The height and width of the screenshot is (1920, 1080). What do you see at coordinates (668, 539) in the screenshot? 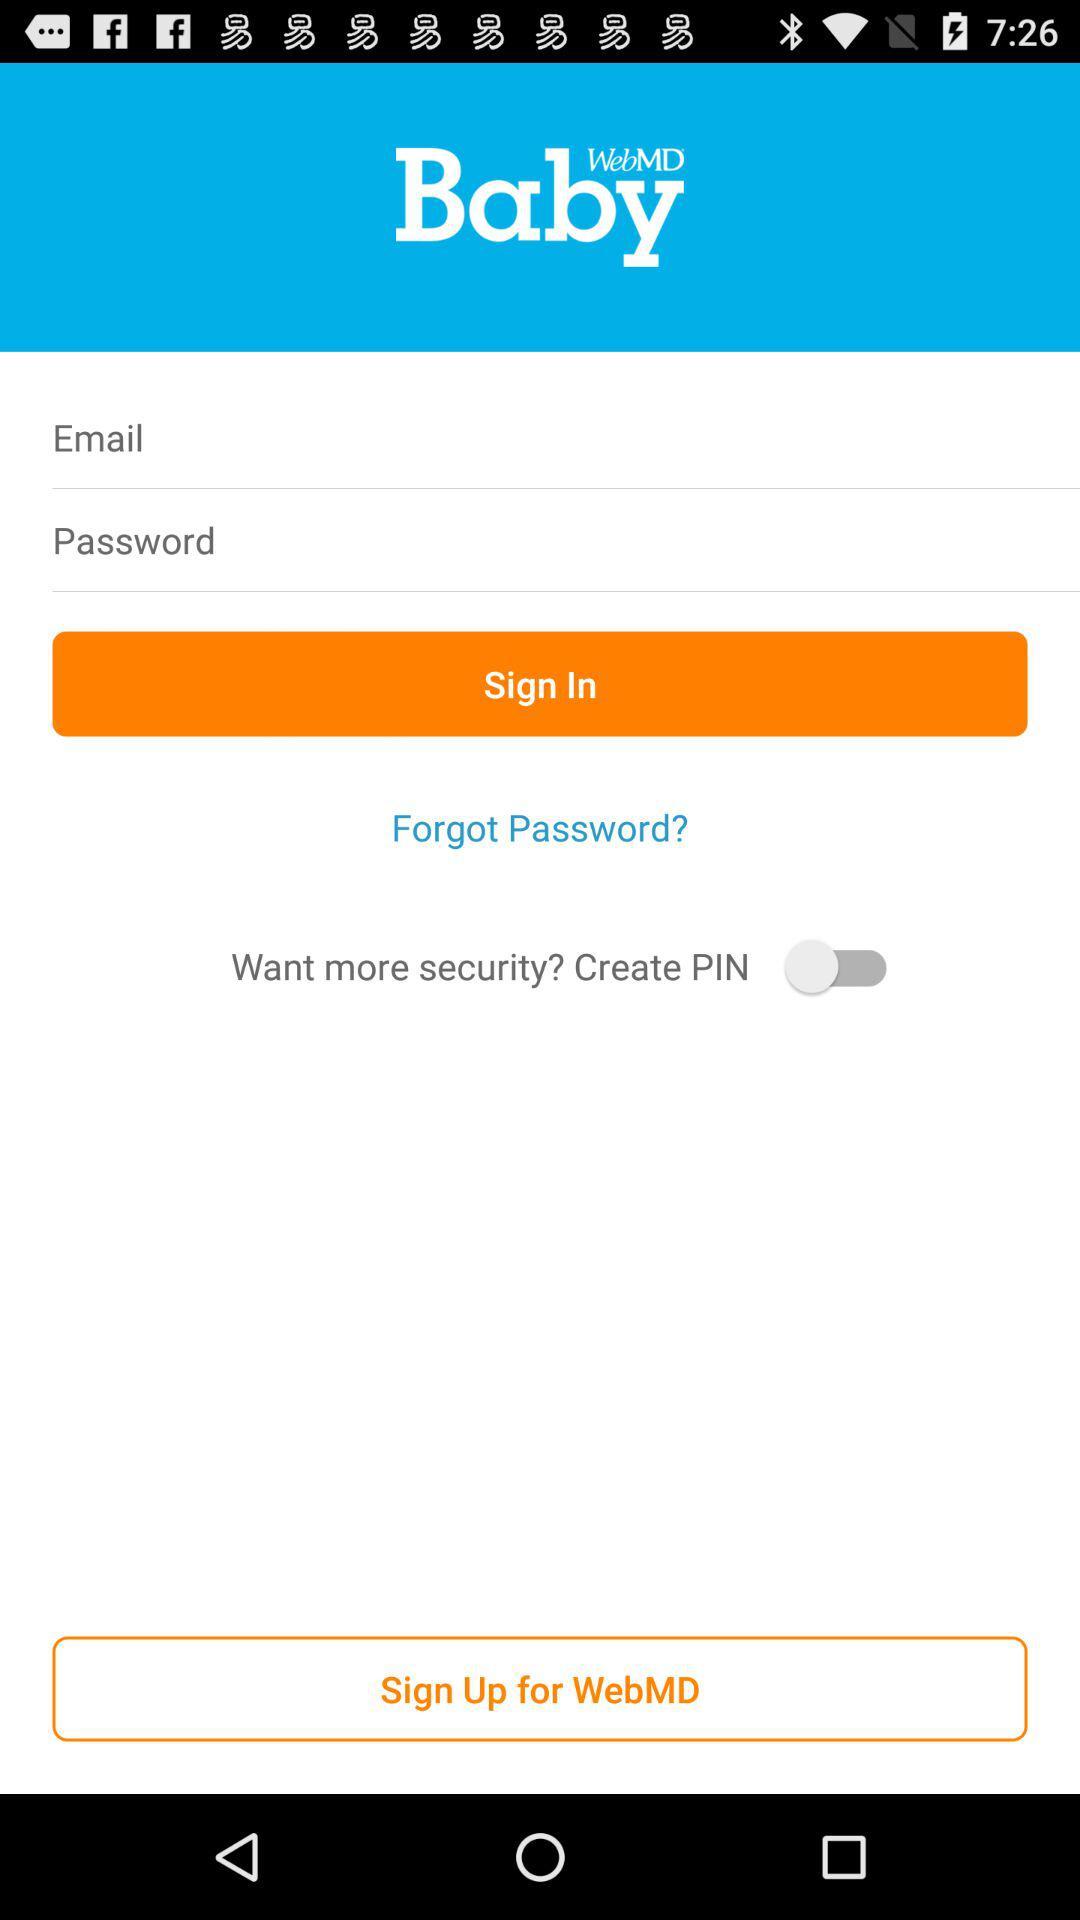
I see `icon to the right of the password icon` at bounding box center [668, 539].